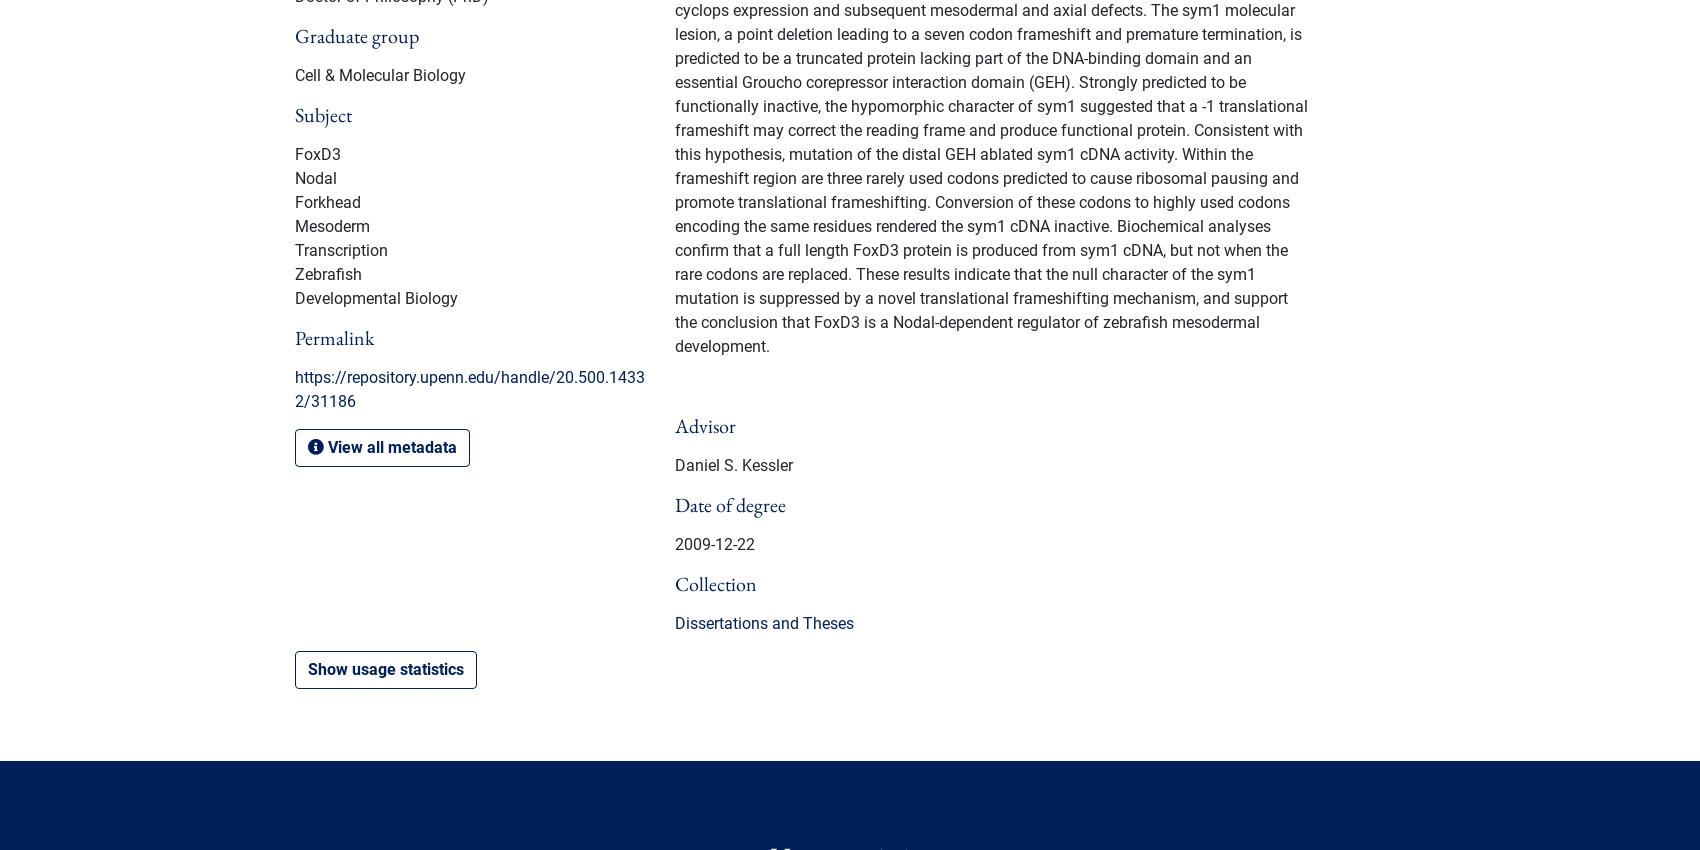 This screenshot has height=850, width=1700. What do you see at coordinates (716, 583) in the screenshot?
I see `'Collection'` at bounding box center [716, 583].